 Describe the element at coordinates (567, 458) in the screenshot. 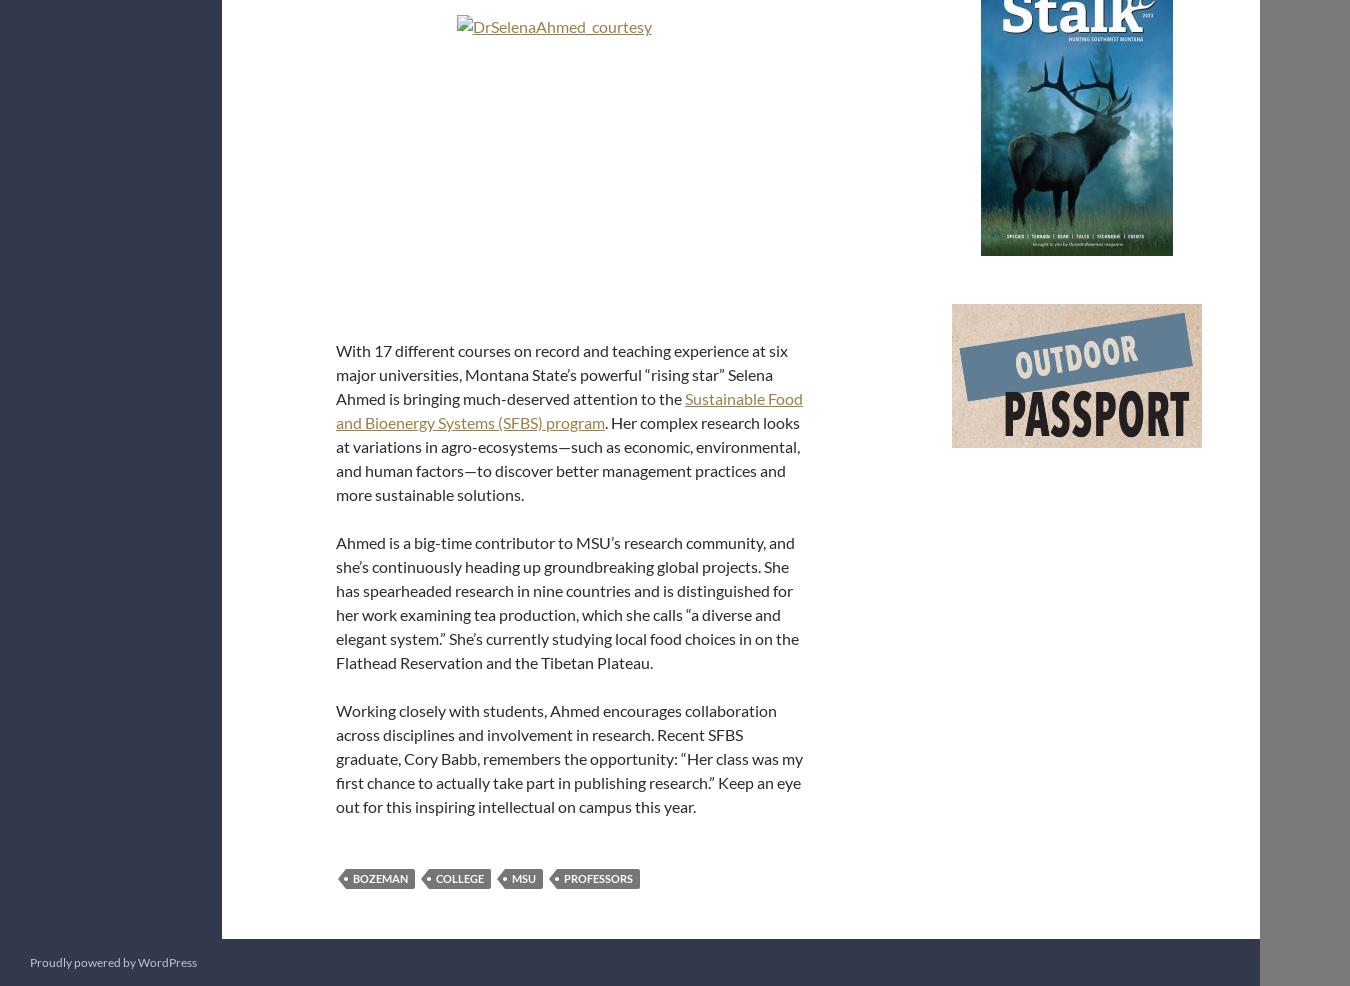

I see `'. Her complex research looks at variations in agro-ecosystems—such as economic, environmental, and human factors—to discover better management practices and more sustainable solutions.'` at that location.